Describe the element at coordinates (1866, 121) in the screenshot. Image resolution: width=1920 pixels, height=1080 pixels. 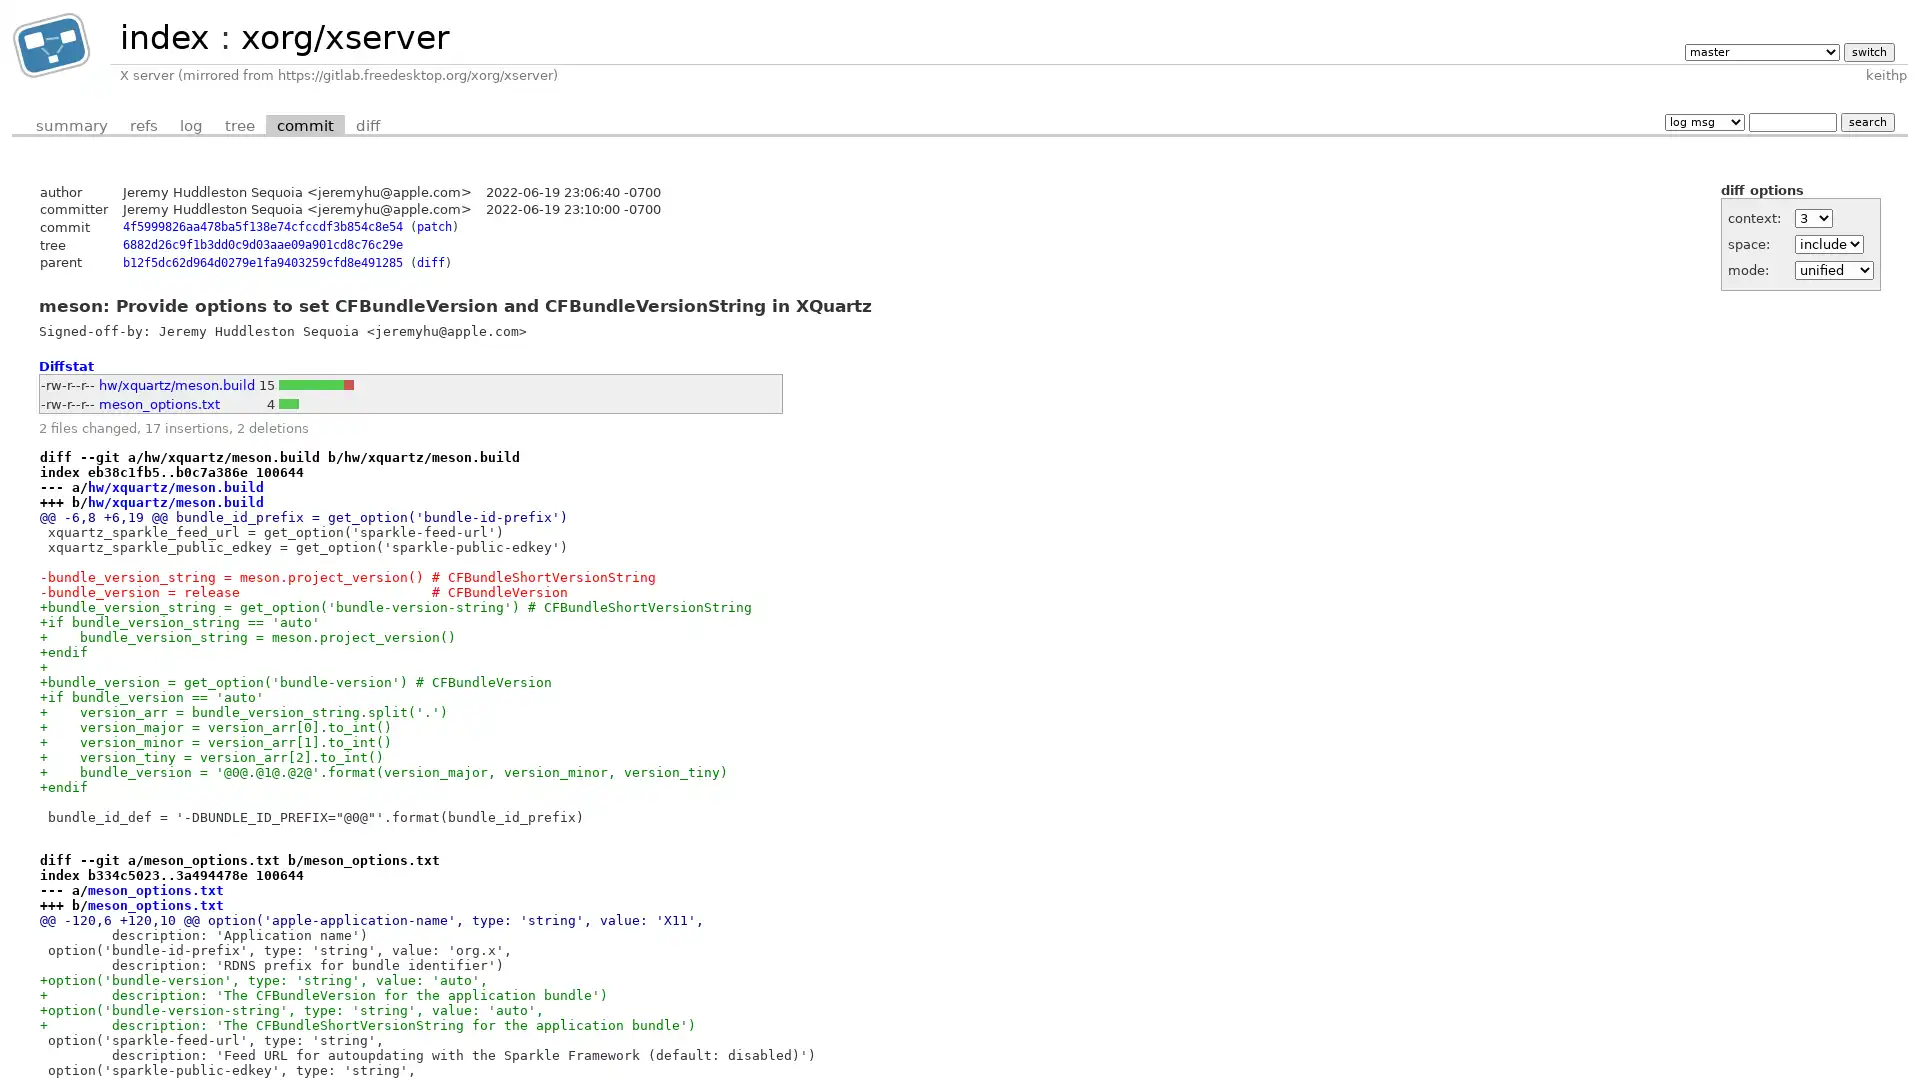
I see `search` at that location.